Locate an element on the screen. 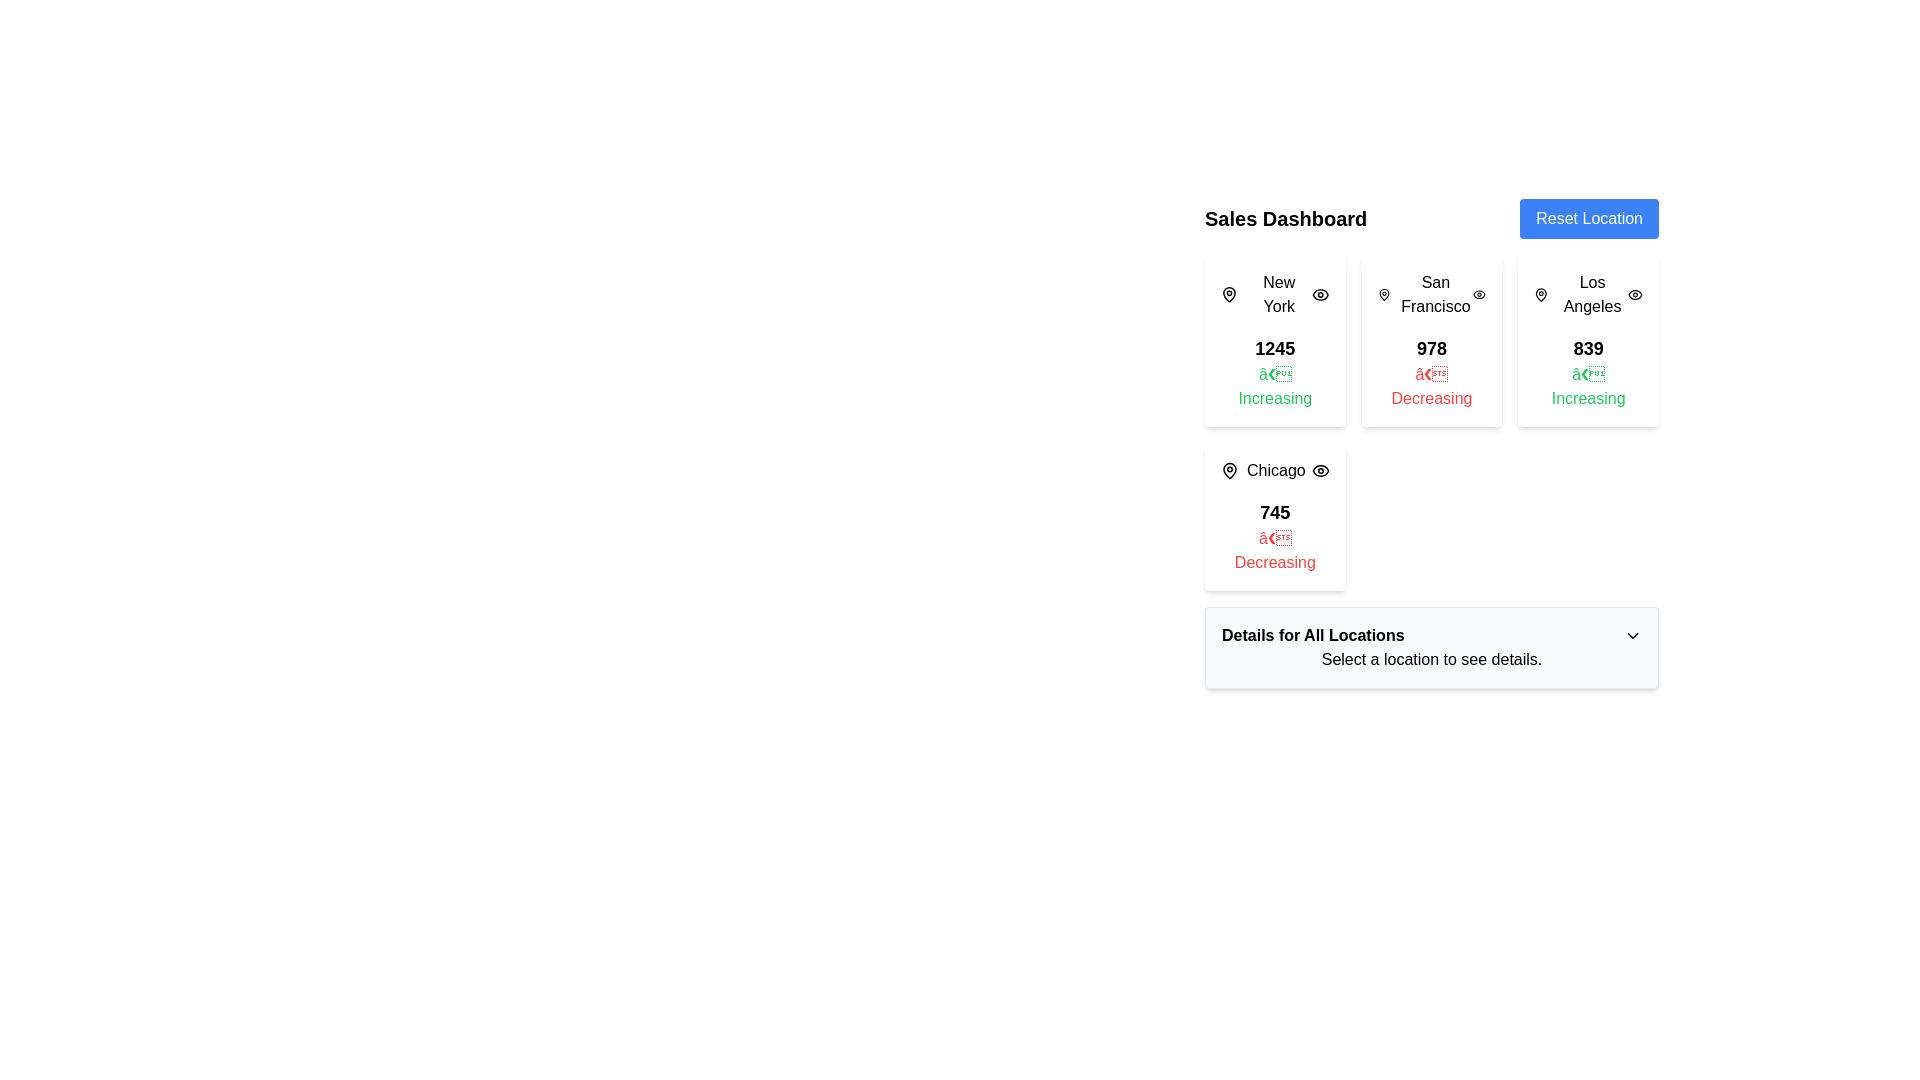 This screenshot has width=1920, height=1080. the Text Label located in the leftmost card component, which indicates the location for the associated data displayed below it, positioned above the numeric value '1245' and the status 'Increasing' is located at coordinates (1278, 294).